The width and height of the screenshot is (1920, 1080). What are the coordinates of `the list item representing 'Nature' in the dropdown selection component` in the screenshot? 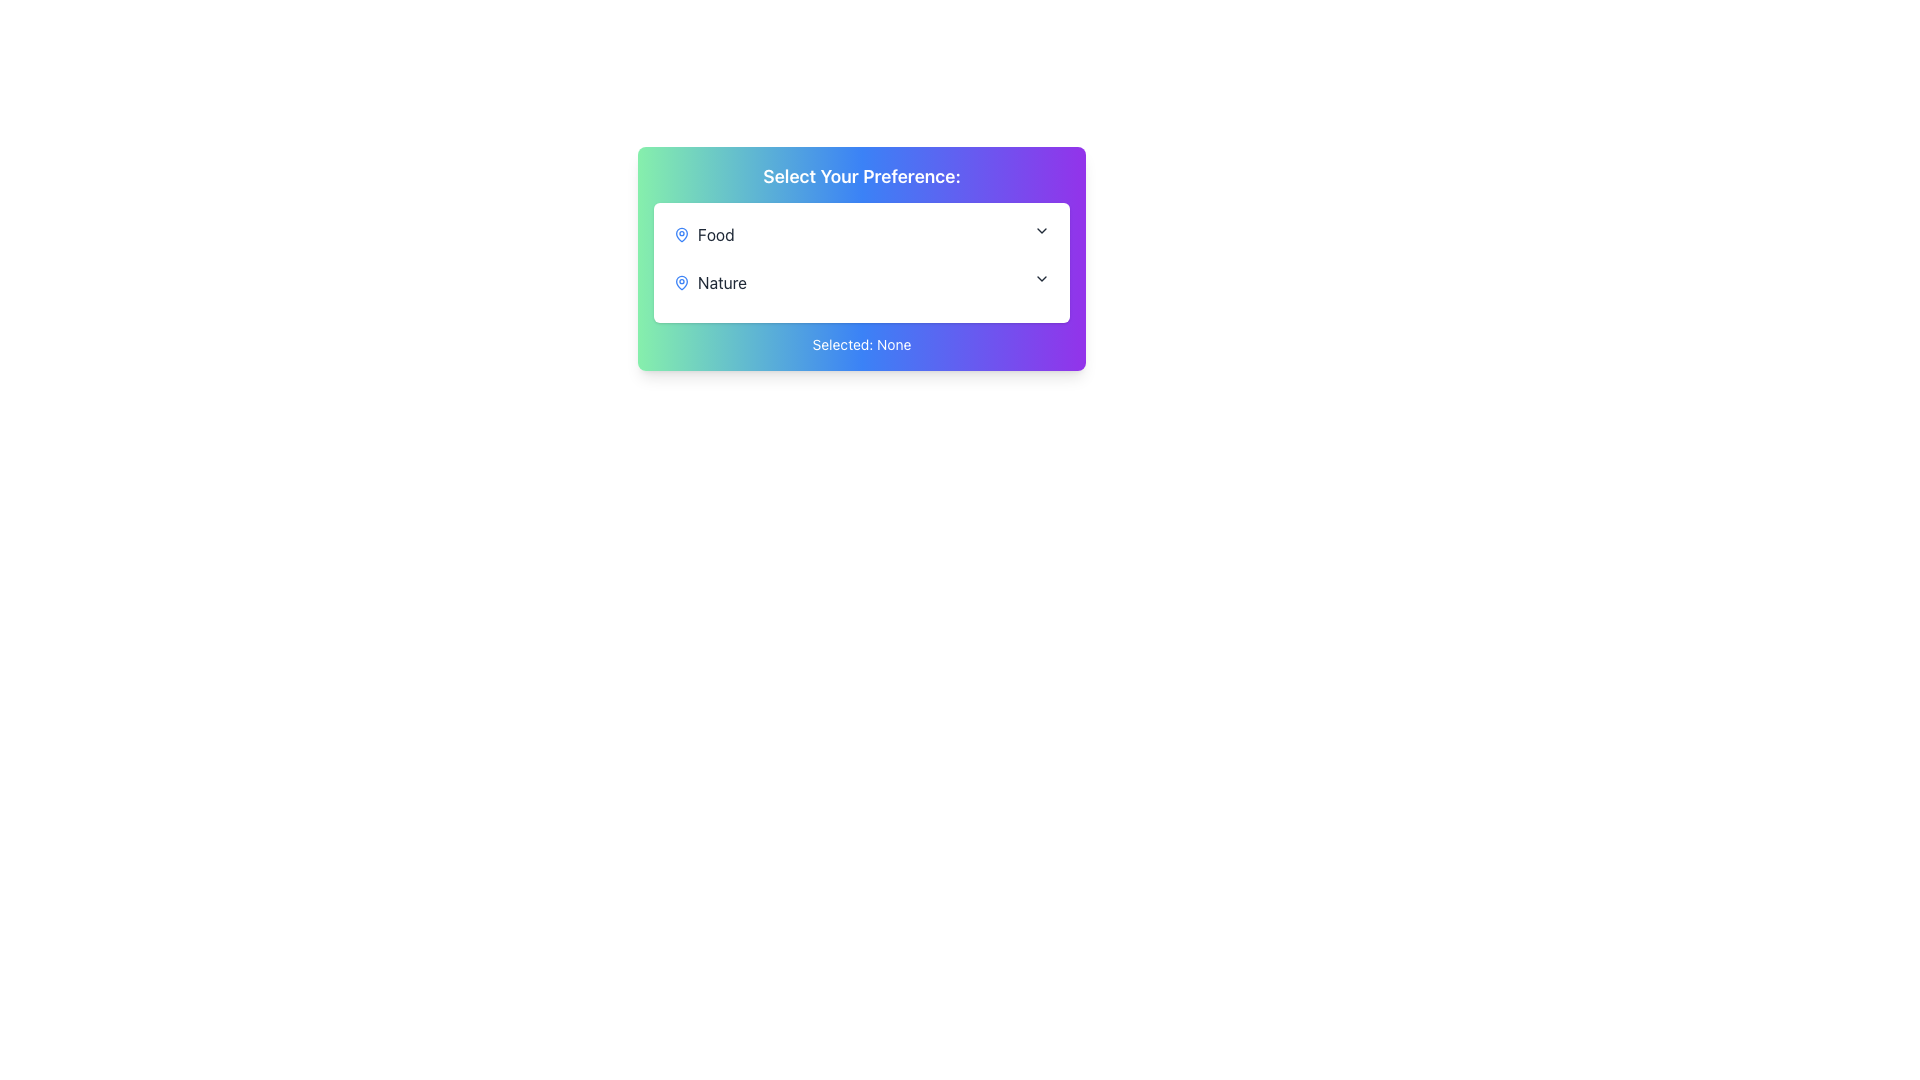 It's located at (862, 282).